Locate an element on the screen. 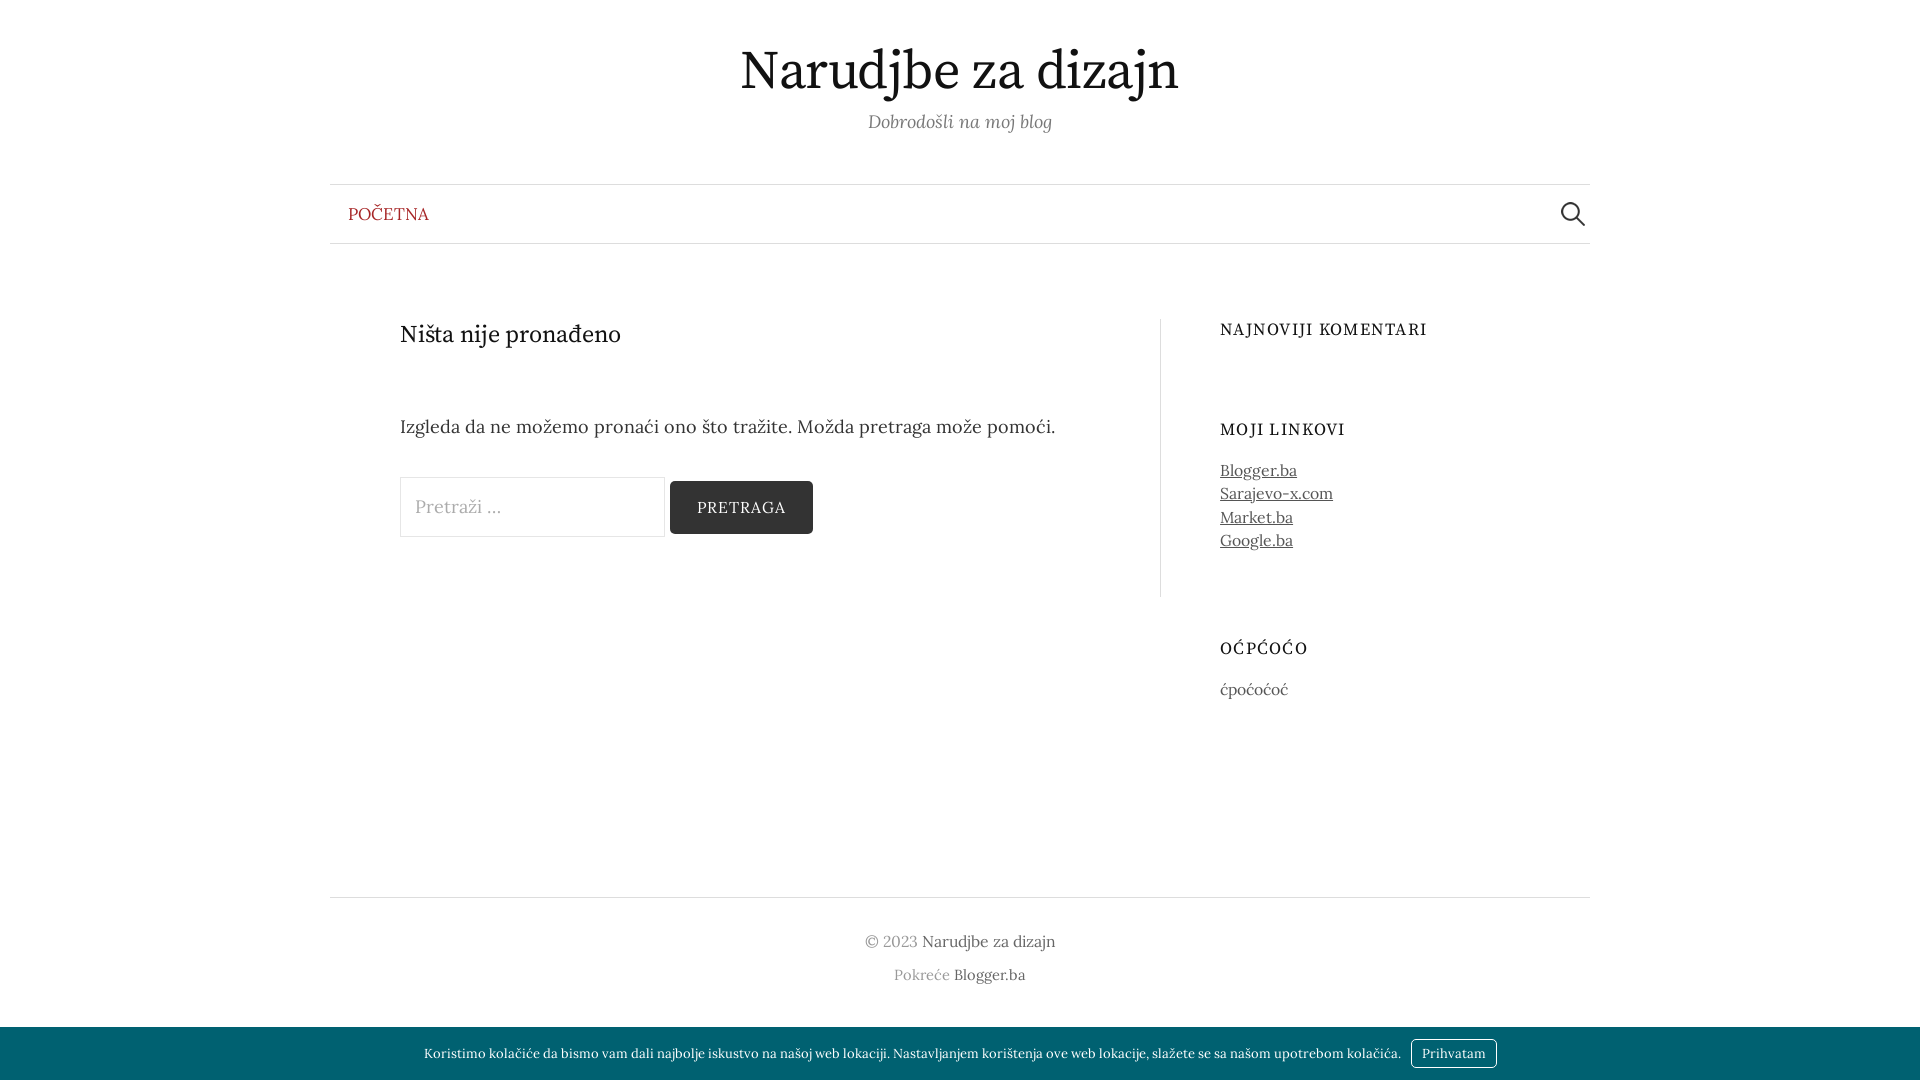 Image resolution: width=1920 pixels, height=1080 pixels. 'Sarajevo-x.com' is located at coordinates (1275, 493).